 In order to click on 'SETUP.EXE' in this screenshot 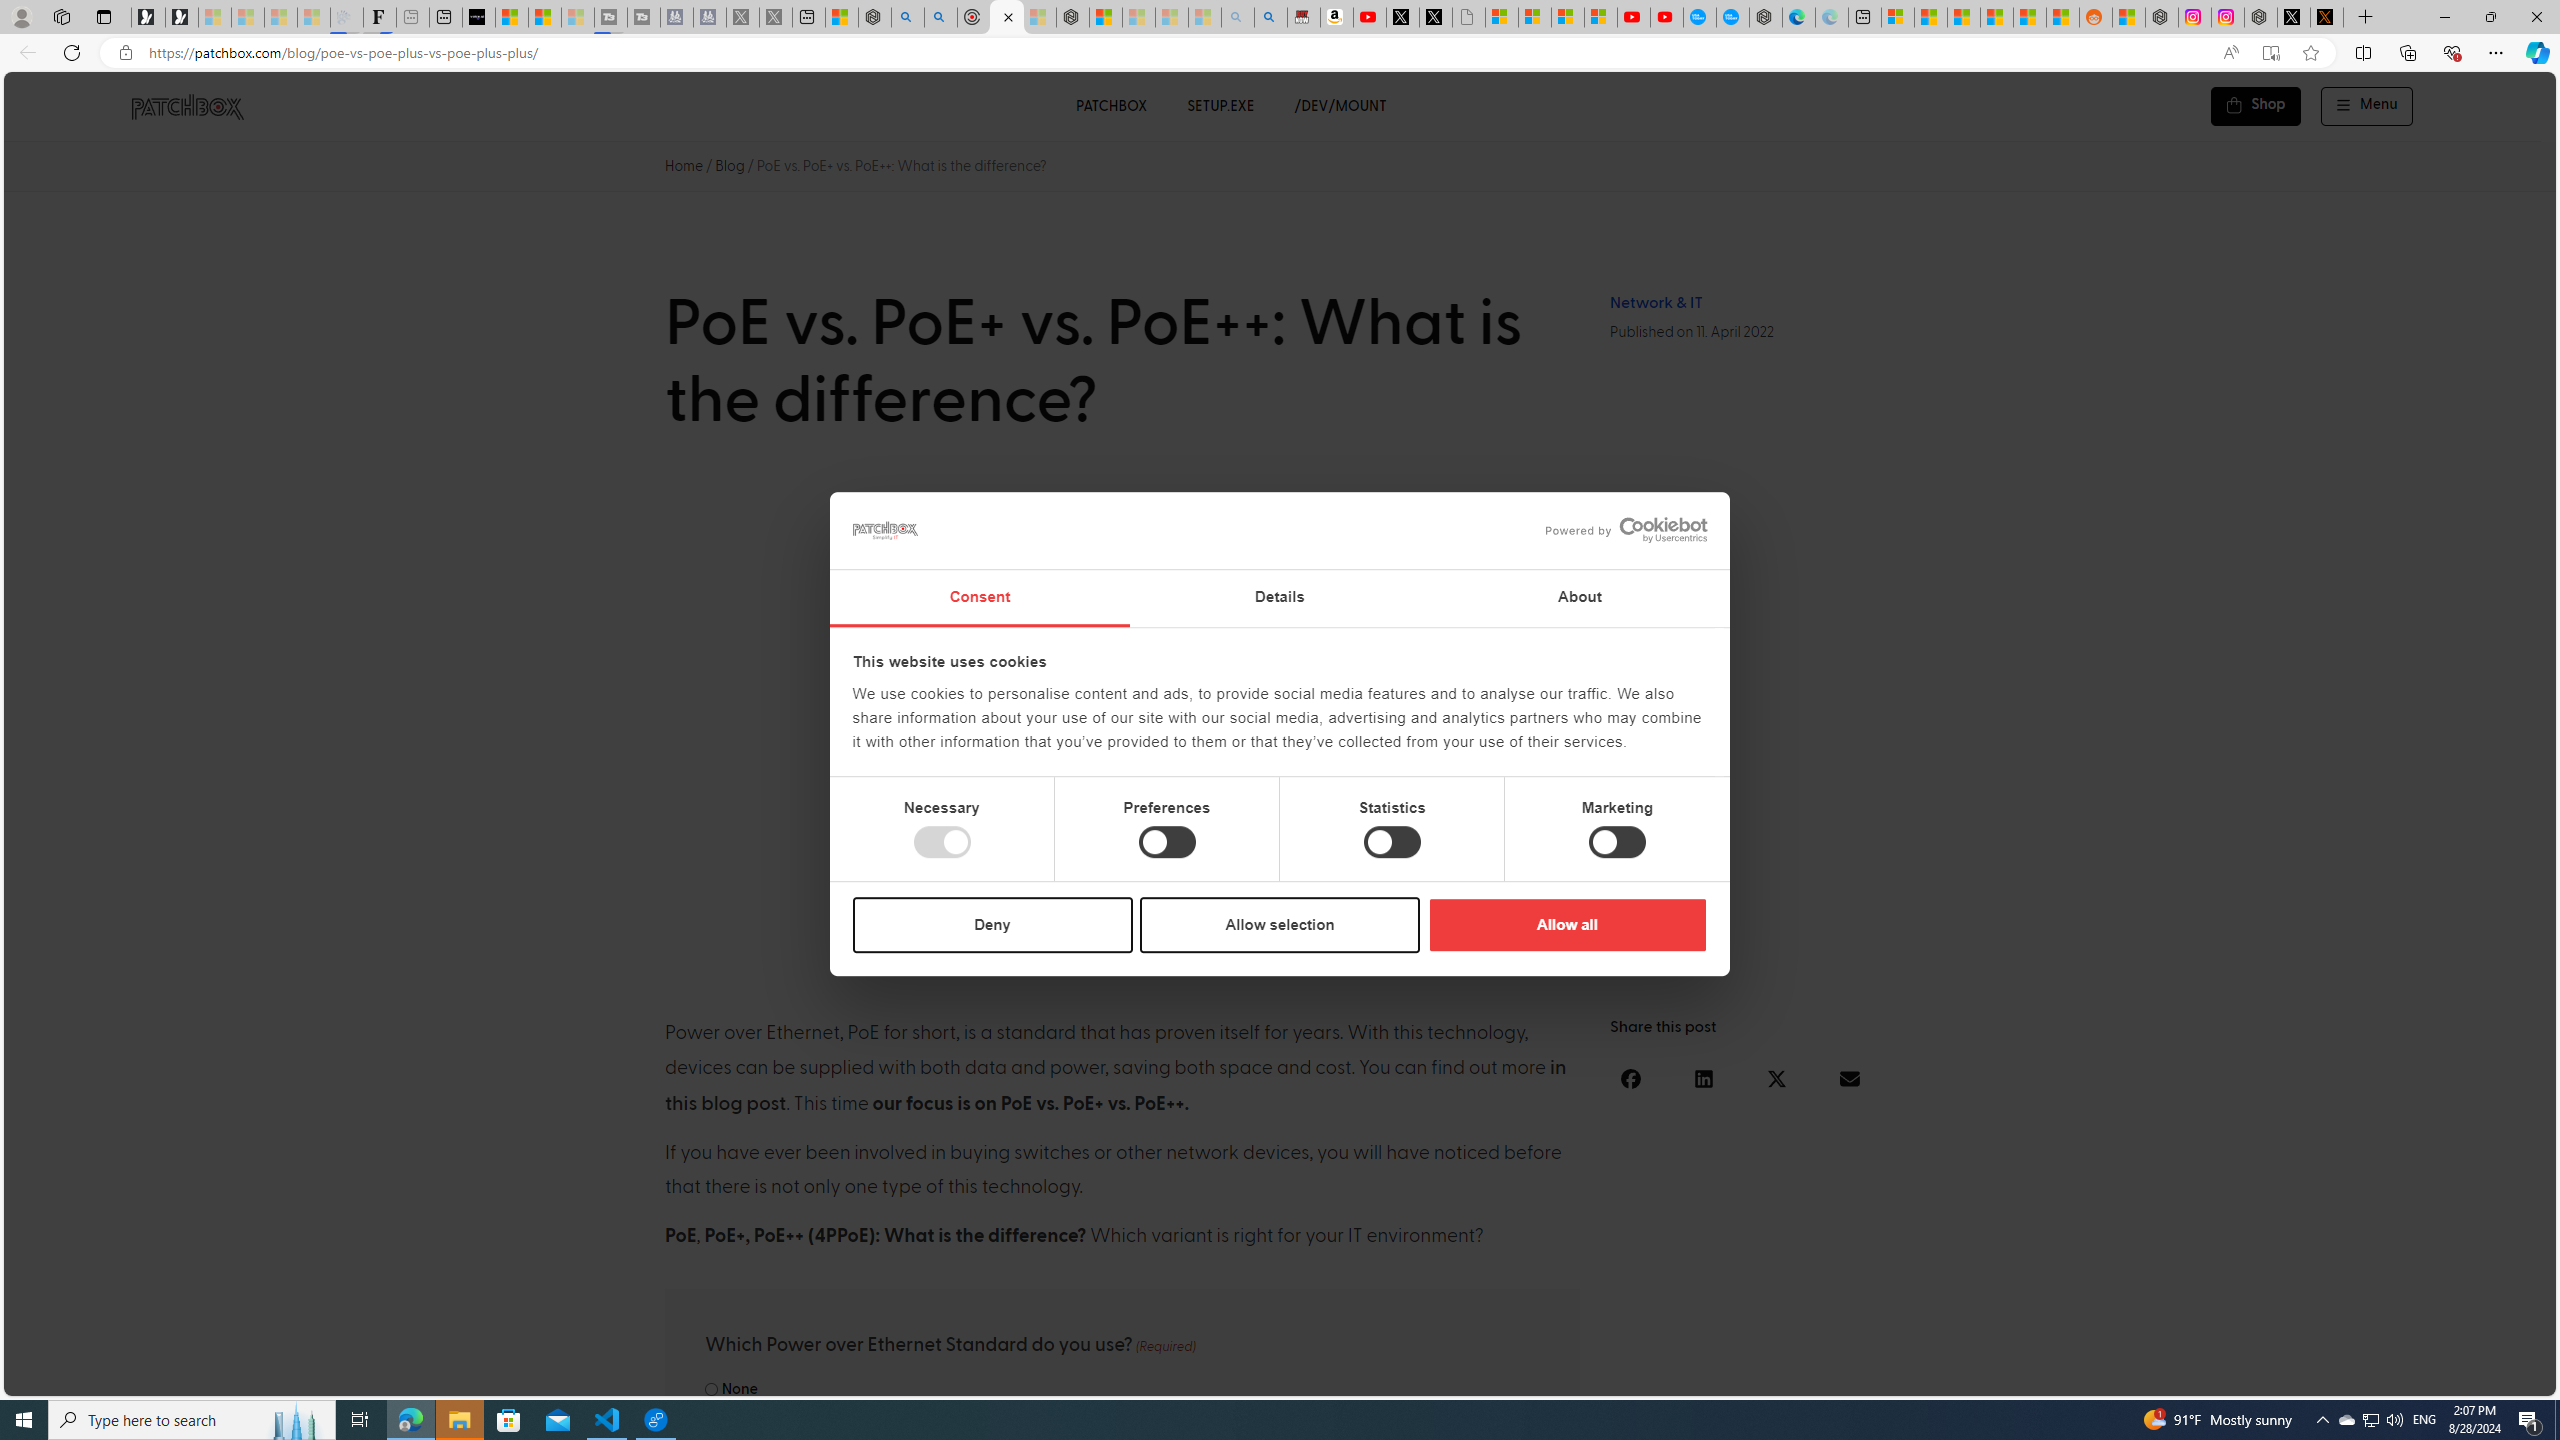, I will do `click(1220, 106)`.